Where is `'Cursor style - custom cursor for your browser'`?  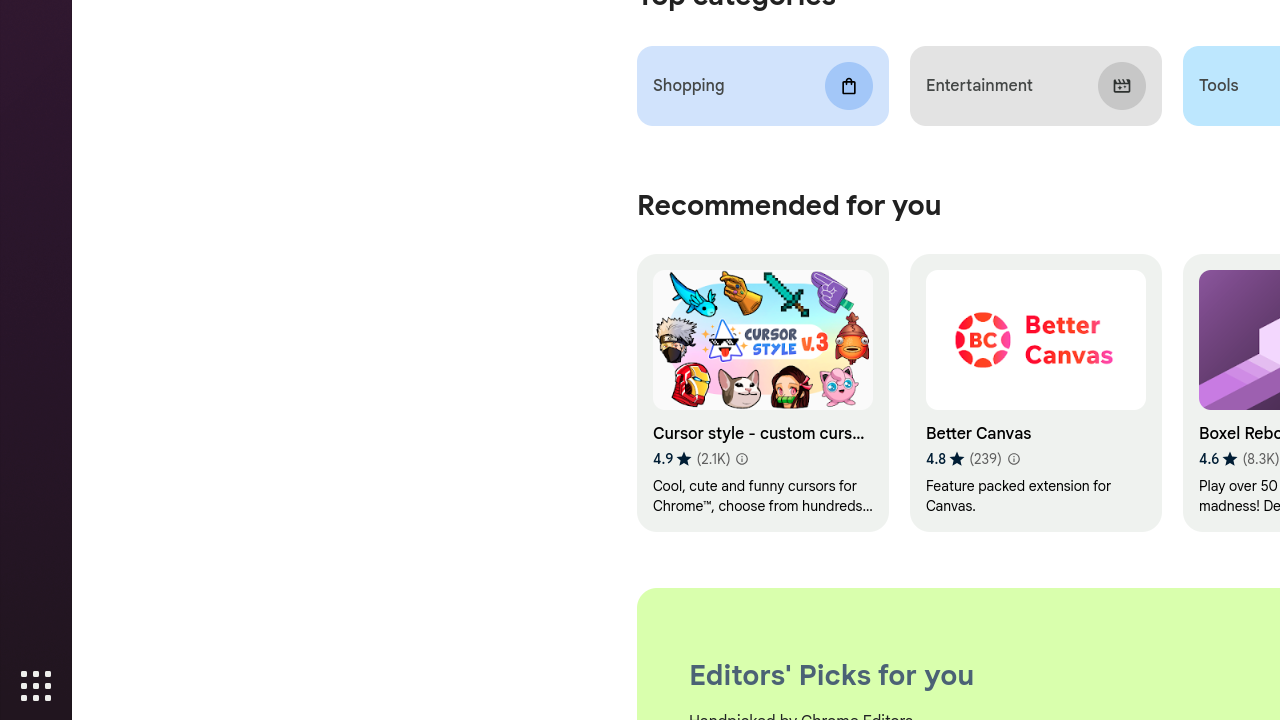 'Cursor style - custom cursor for your browser' is located at coordinates (761, 393).